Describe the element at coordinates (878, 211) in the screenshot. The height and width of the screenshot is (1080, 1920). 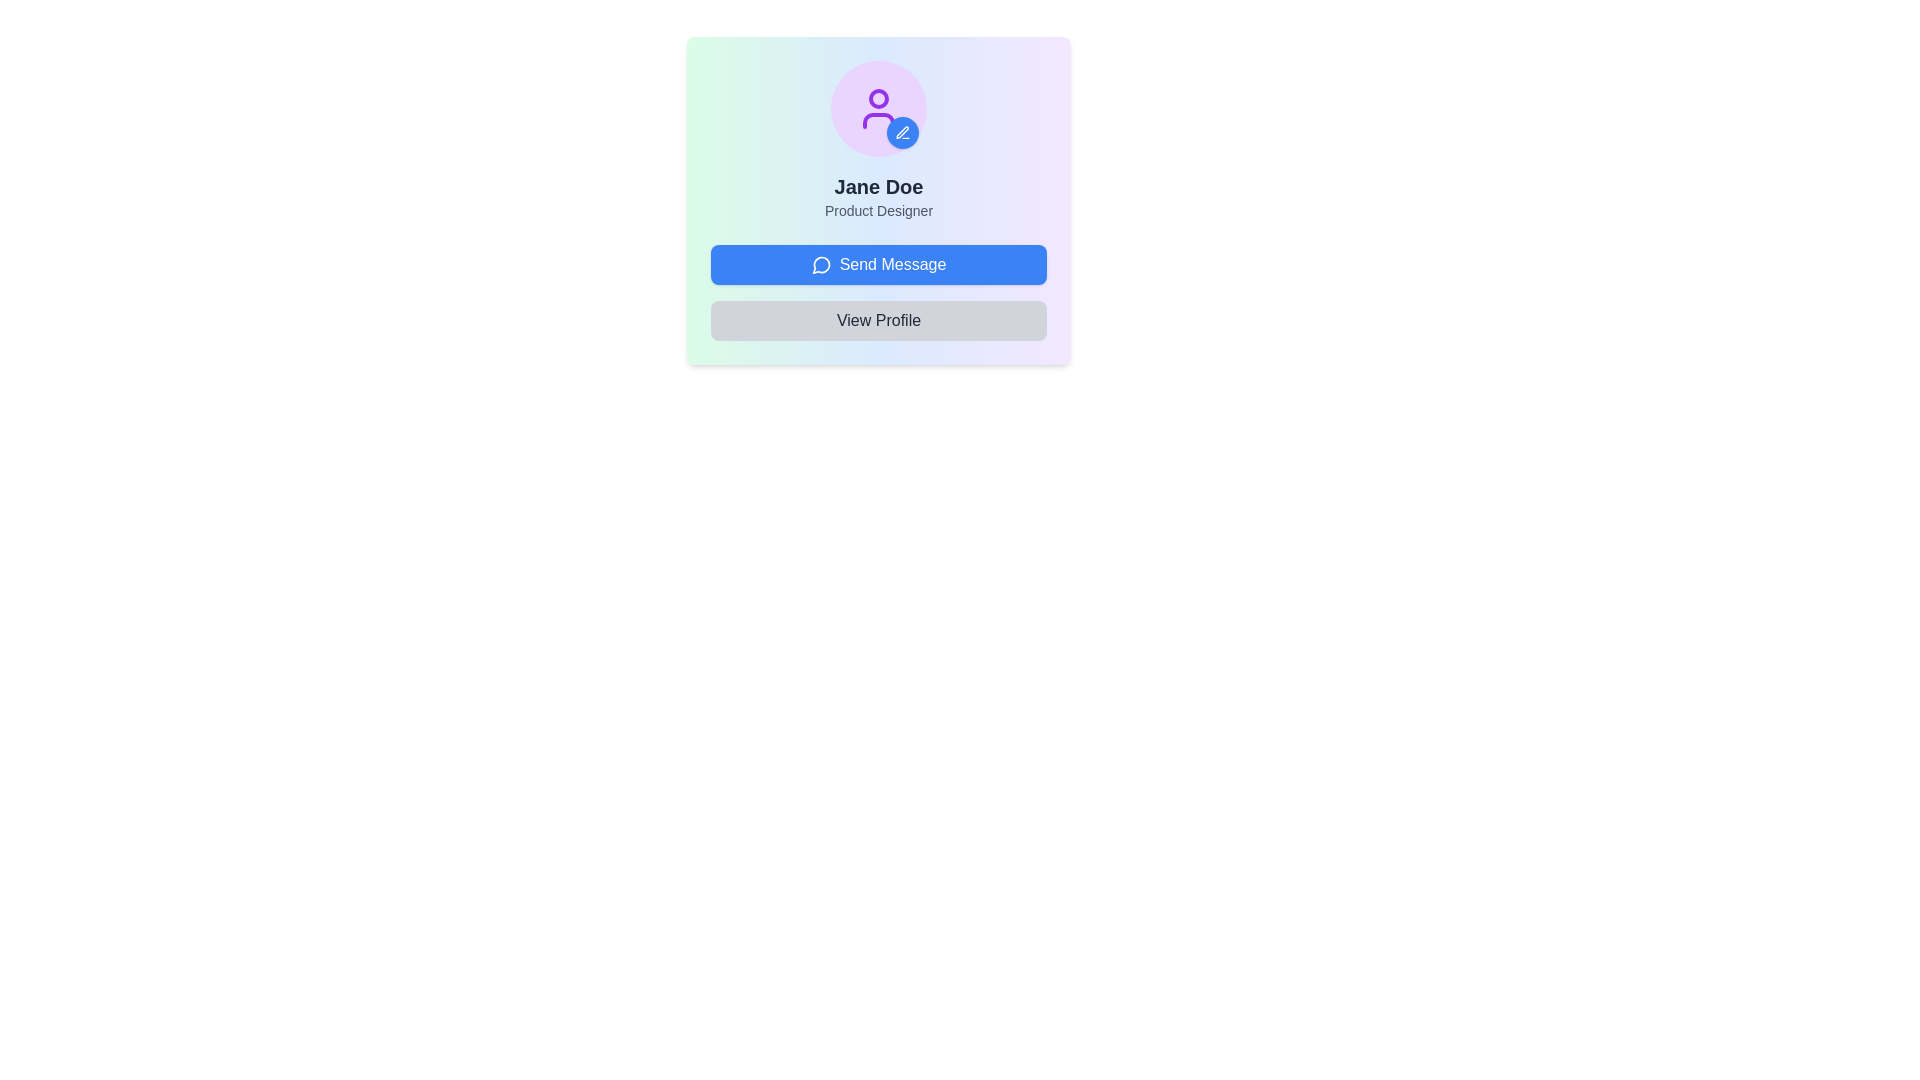
I see `the text element displaying 'Product Designer', which is styled in gray and located below 'Jane Doe' within a card-like layout` at that location.